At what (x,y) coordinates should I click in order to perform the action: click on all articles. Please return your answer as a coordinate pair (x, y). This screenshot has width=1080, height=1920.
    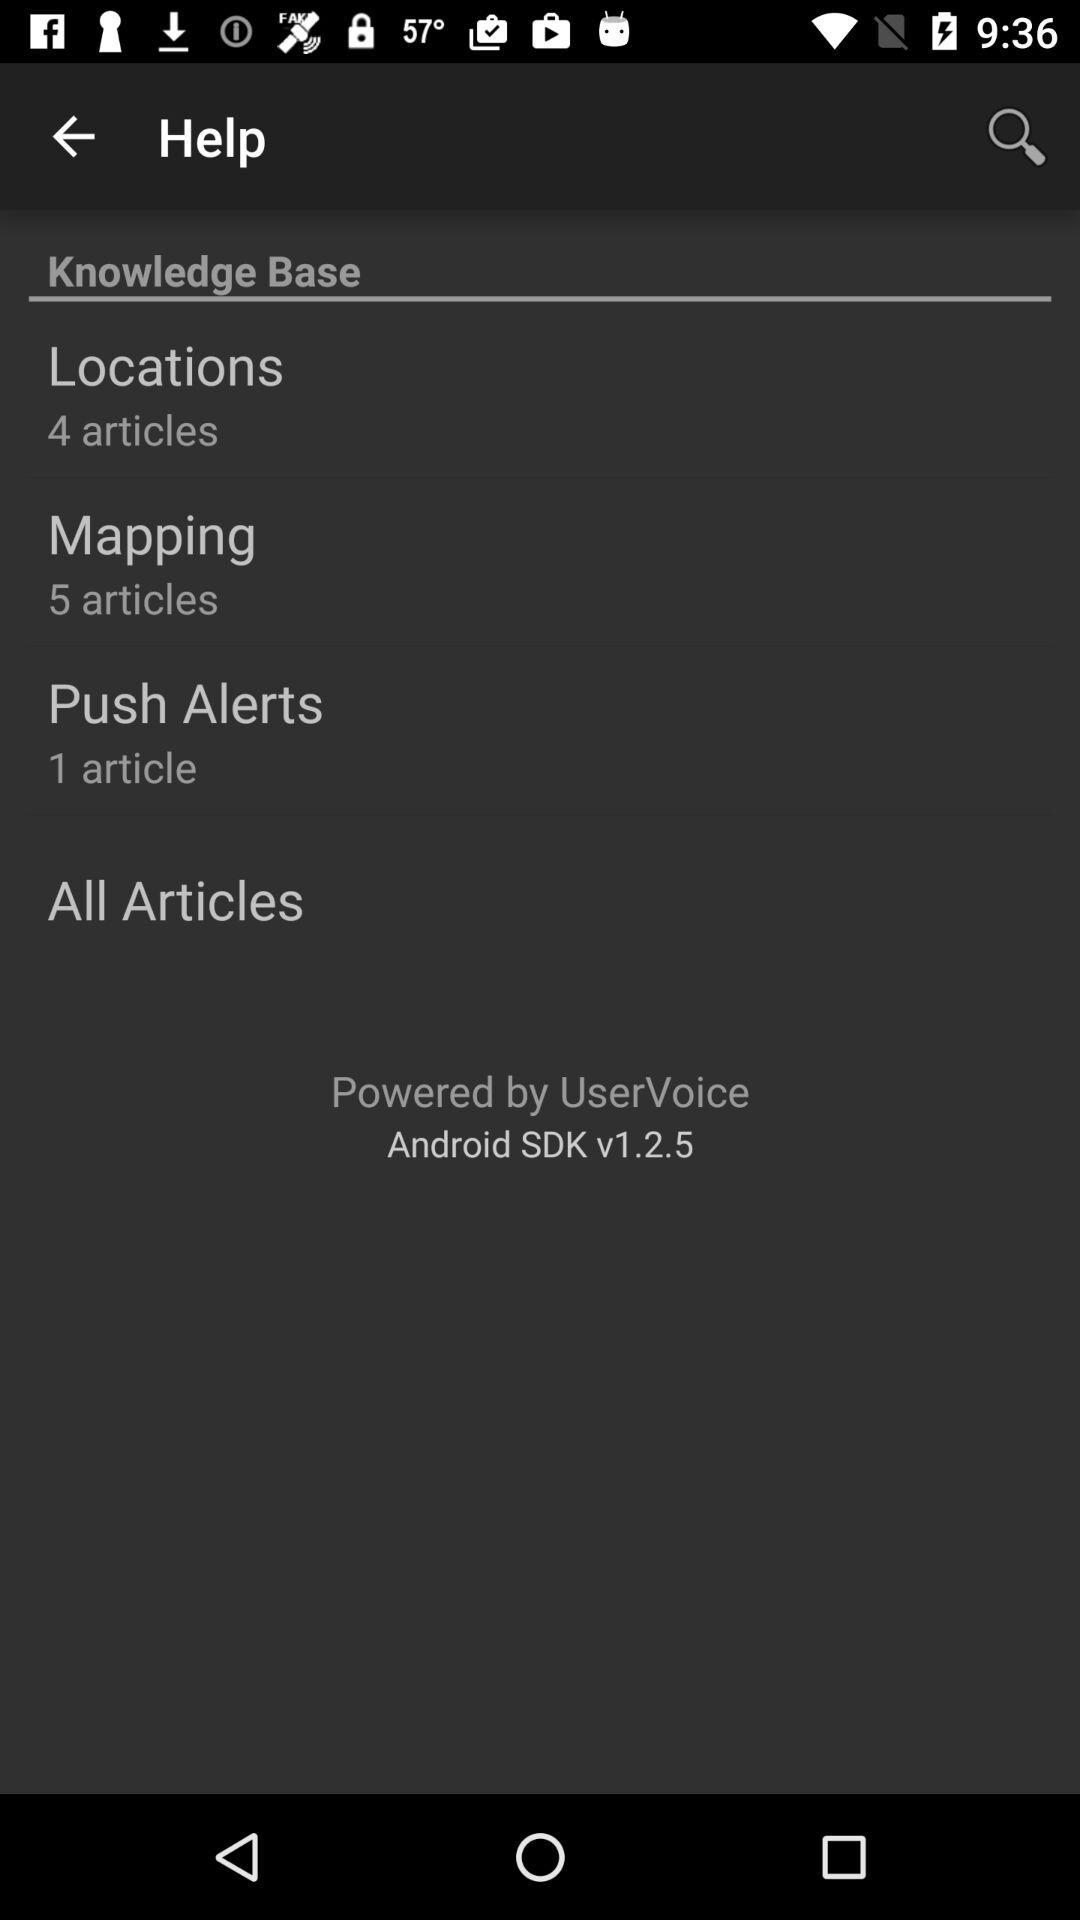
    Looking at the image, I should click on (174, 897).